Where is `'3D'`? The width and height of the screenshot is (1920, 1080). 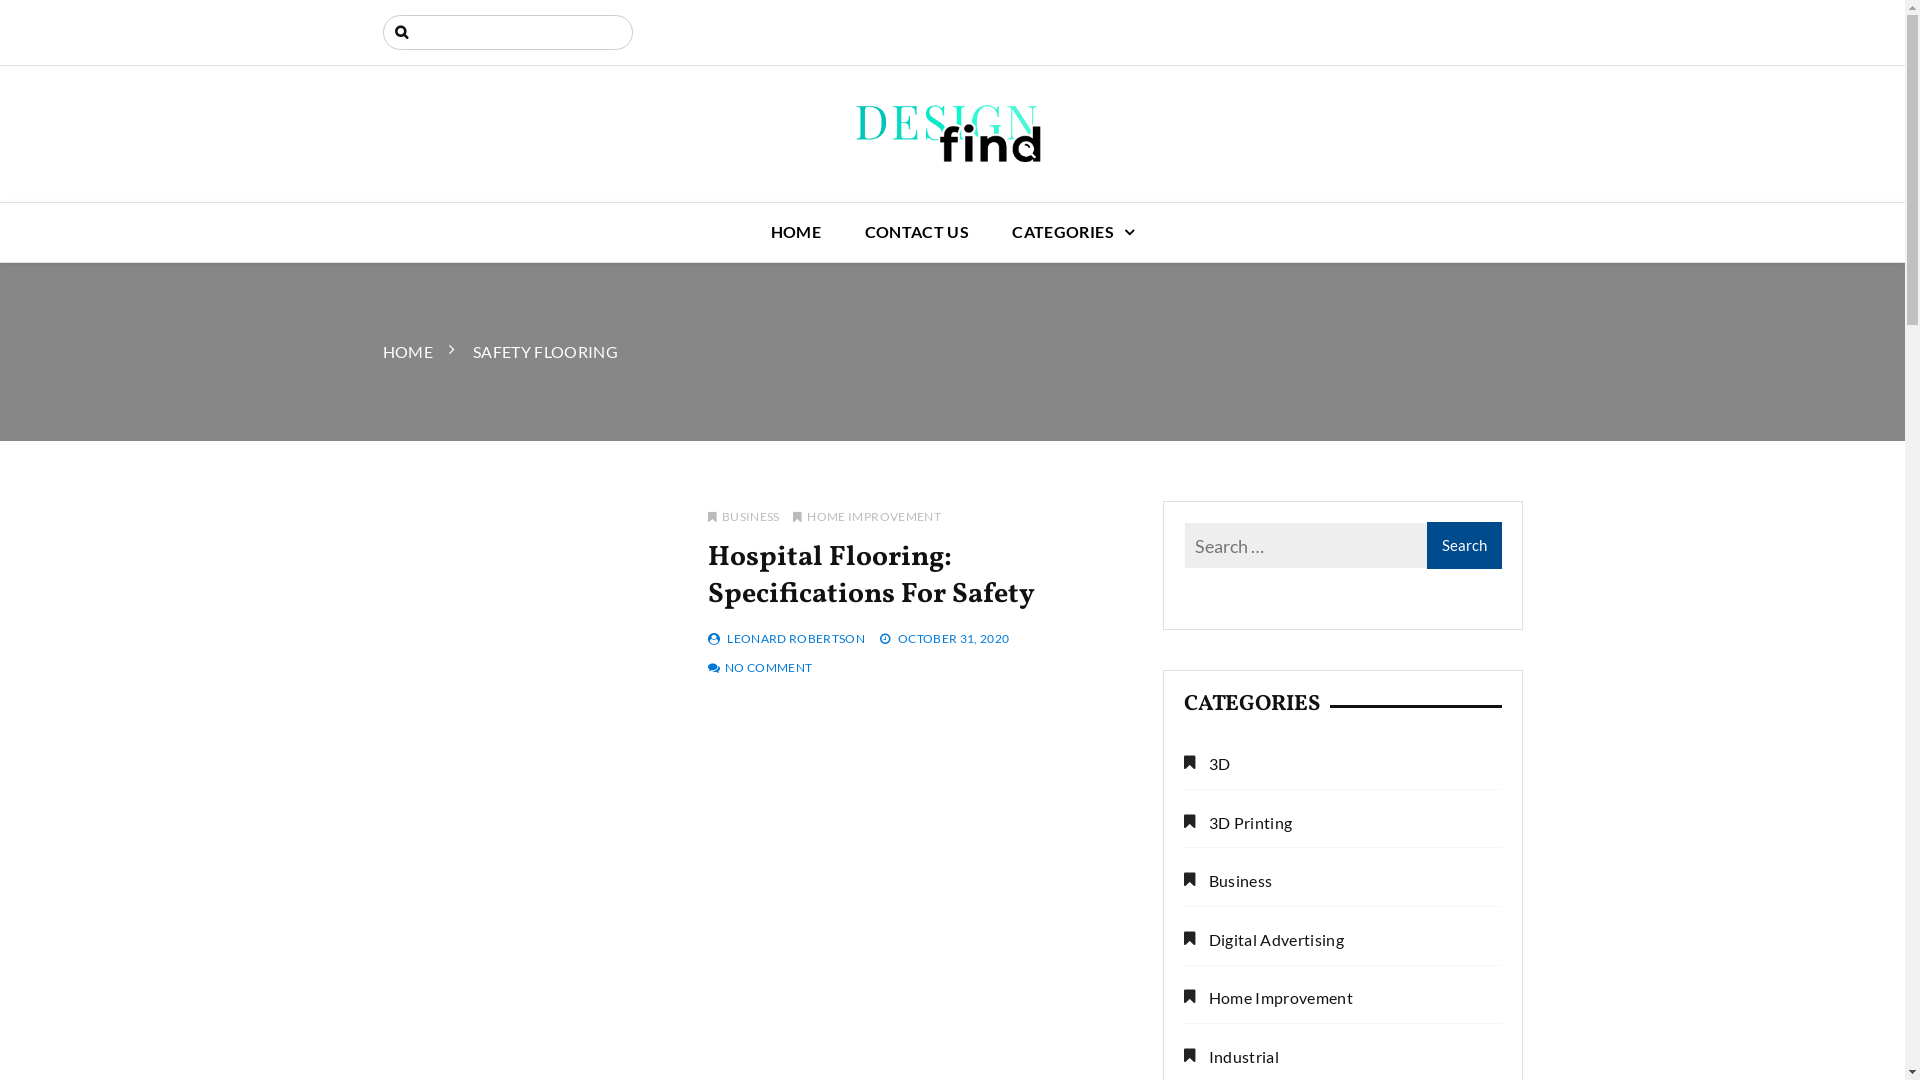
'3D' is located at coordinates (1206, 764).